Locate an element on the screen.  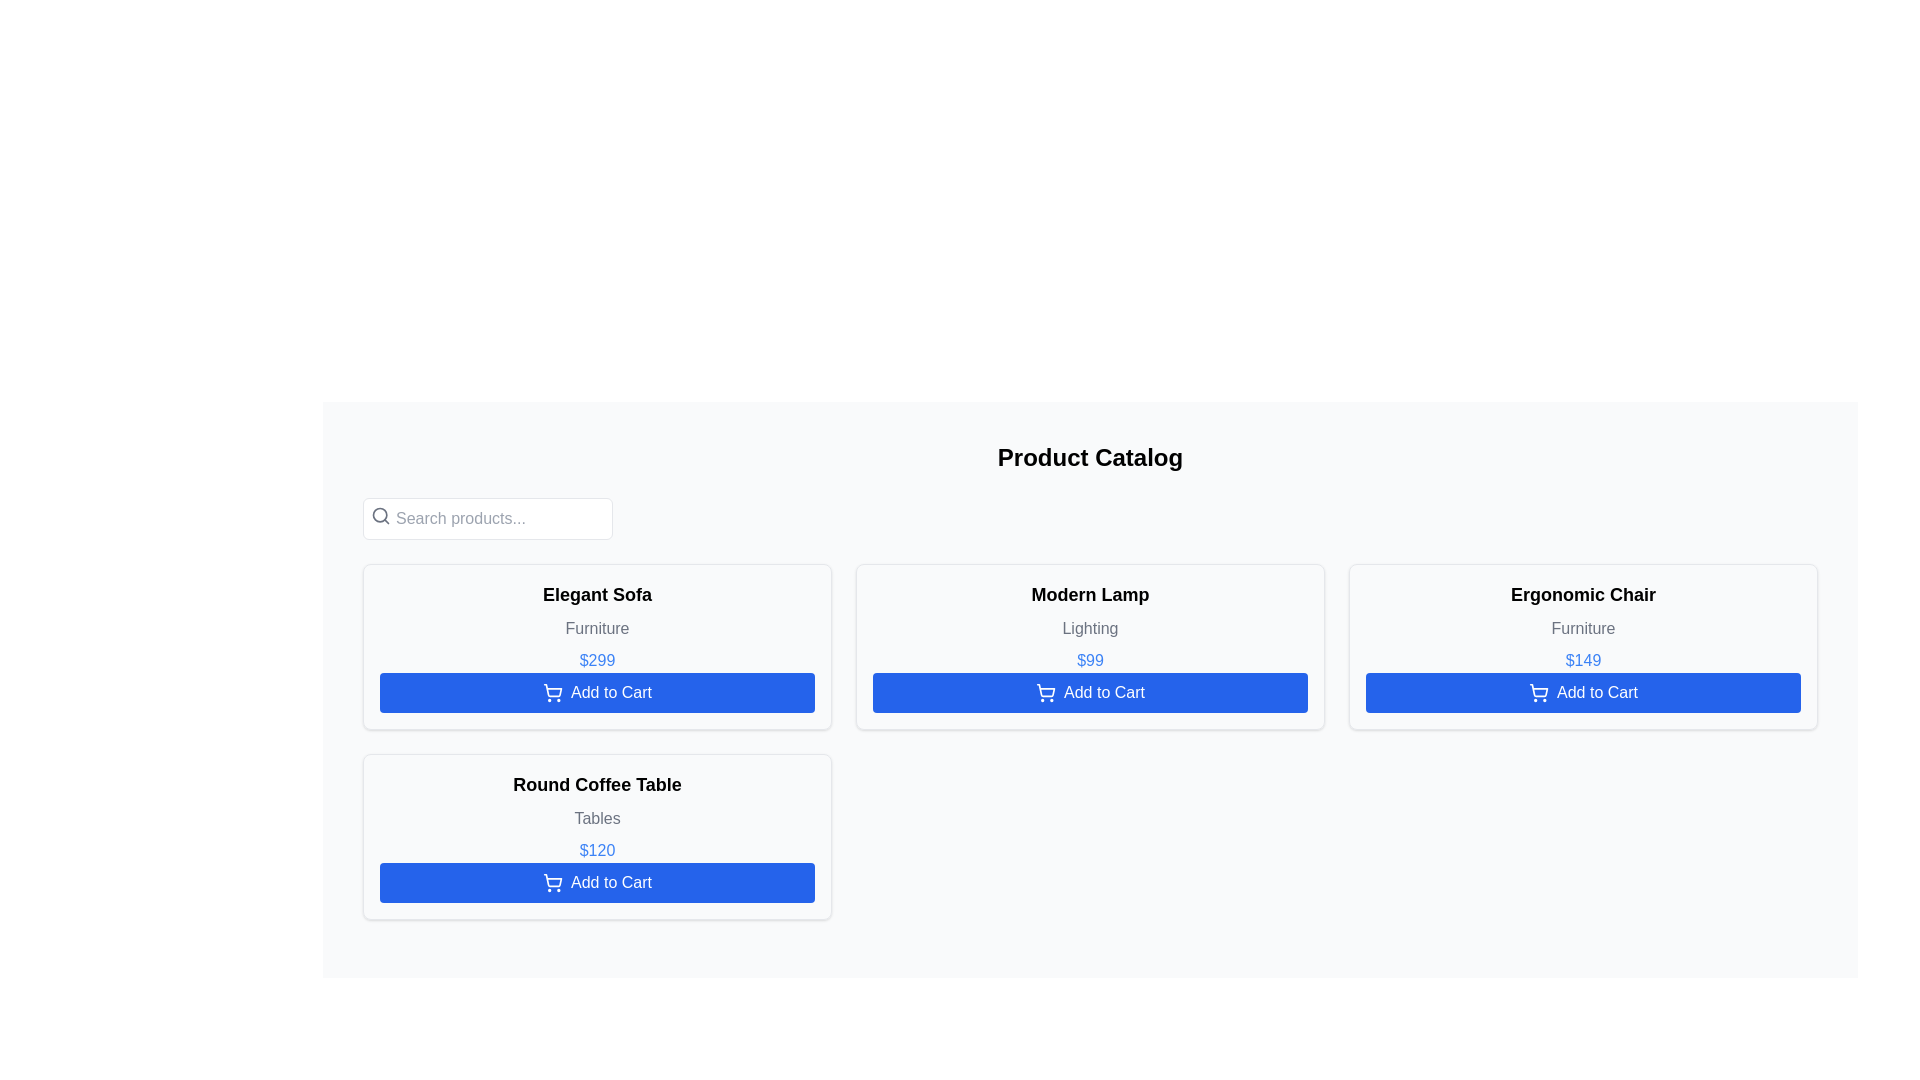
the text label displaying the product name 'Ergonomic Chair' and category 'Furniture' located in the top-right quadrant of the product catalog grid is located at coordinates (1582, 609).